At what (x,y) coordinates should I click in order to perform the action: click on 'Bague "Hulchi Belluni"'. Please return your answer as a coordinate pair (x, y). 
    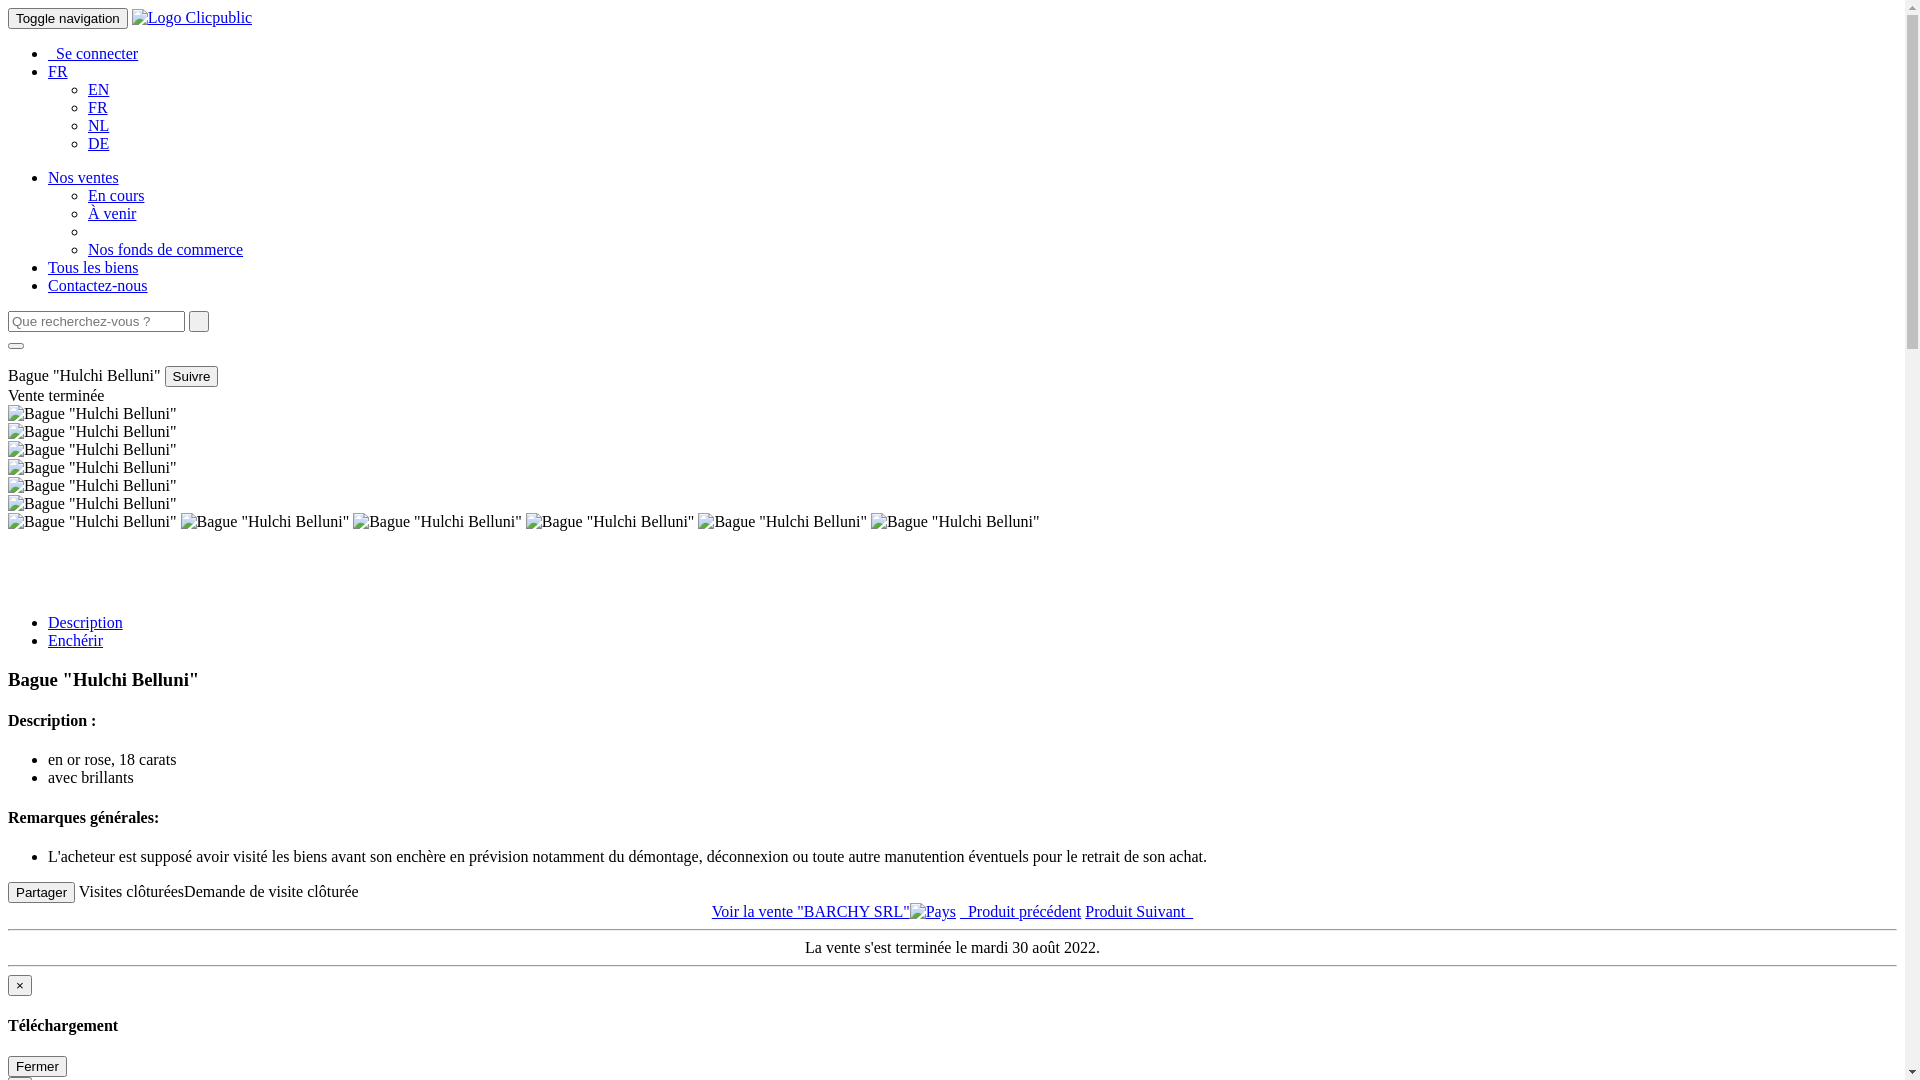
    Looking at the image, I should click on (697, 520).